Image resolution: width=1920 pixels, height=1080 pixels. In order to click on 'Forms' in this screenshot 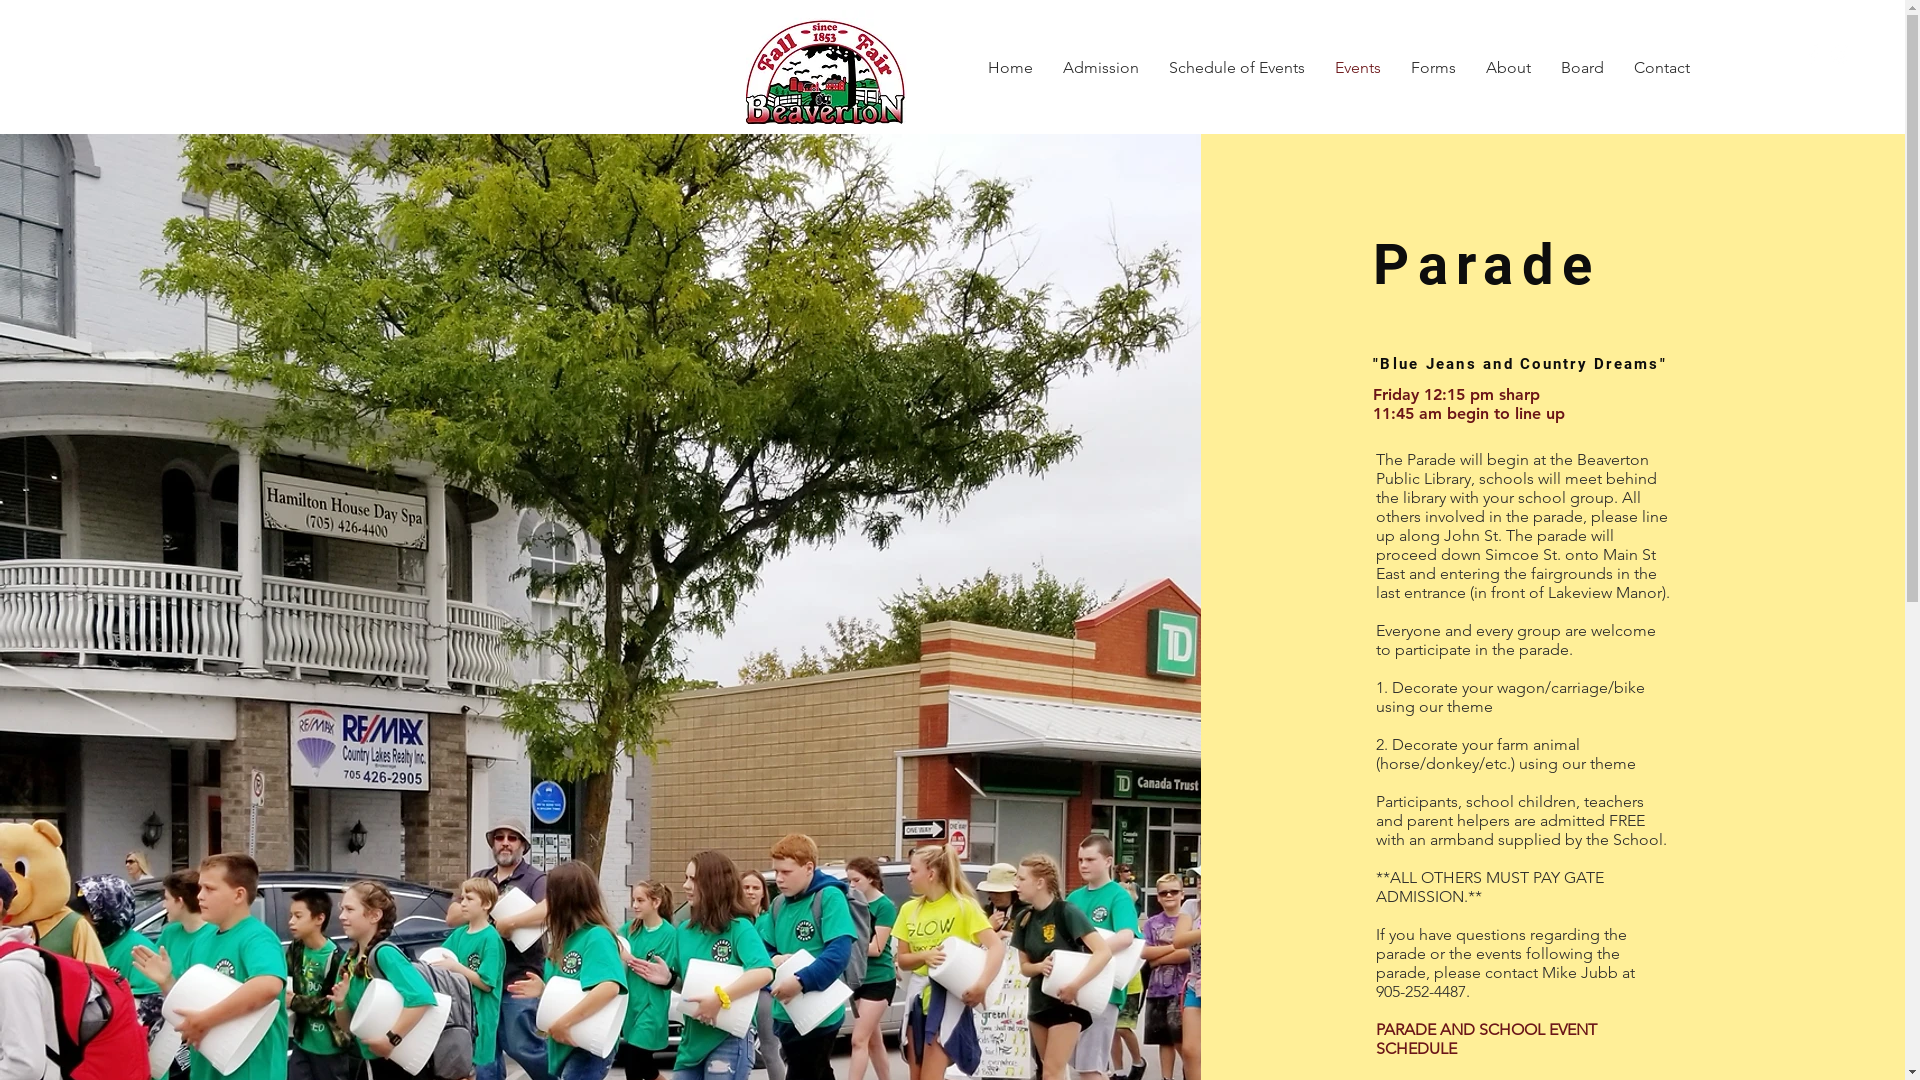, I will do `click(1432, 67)`.